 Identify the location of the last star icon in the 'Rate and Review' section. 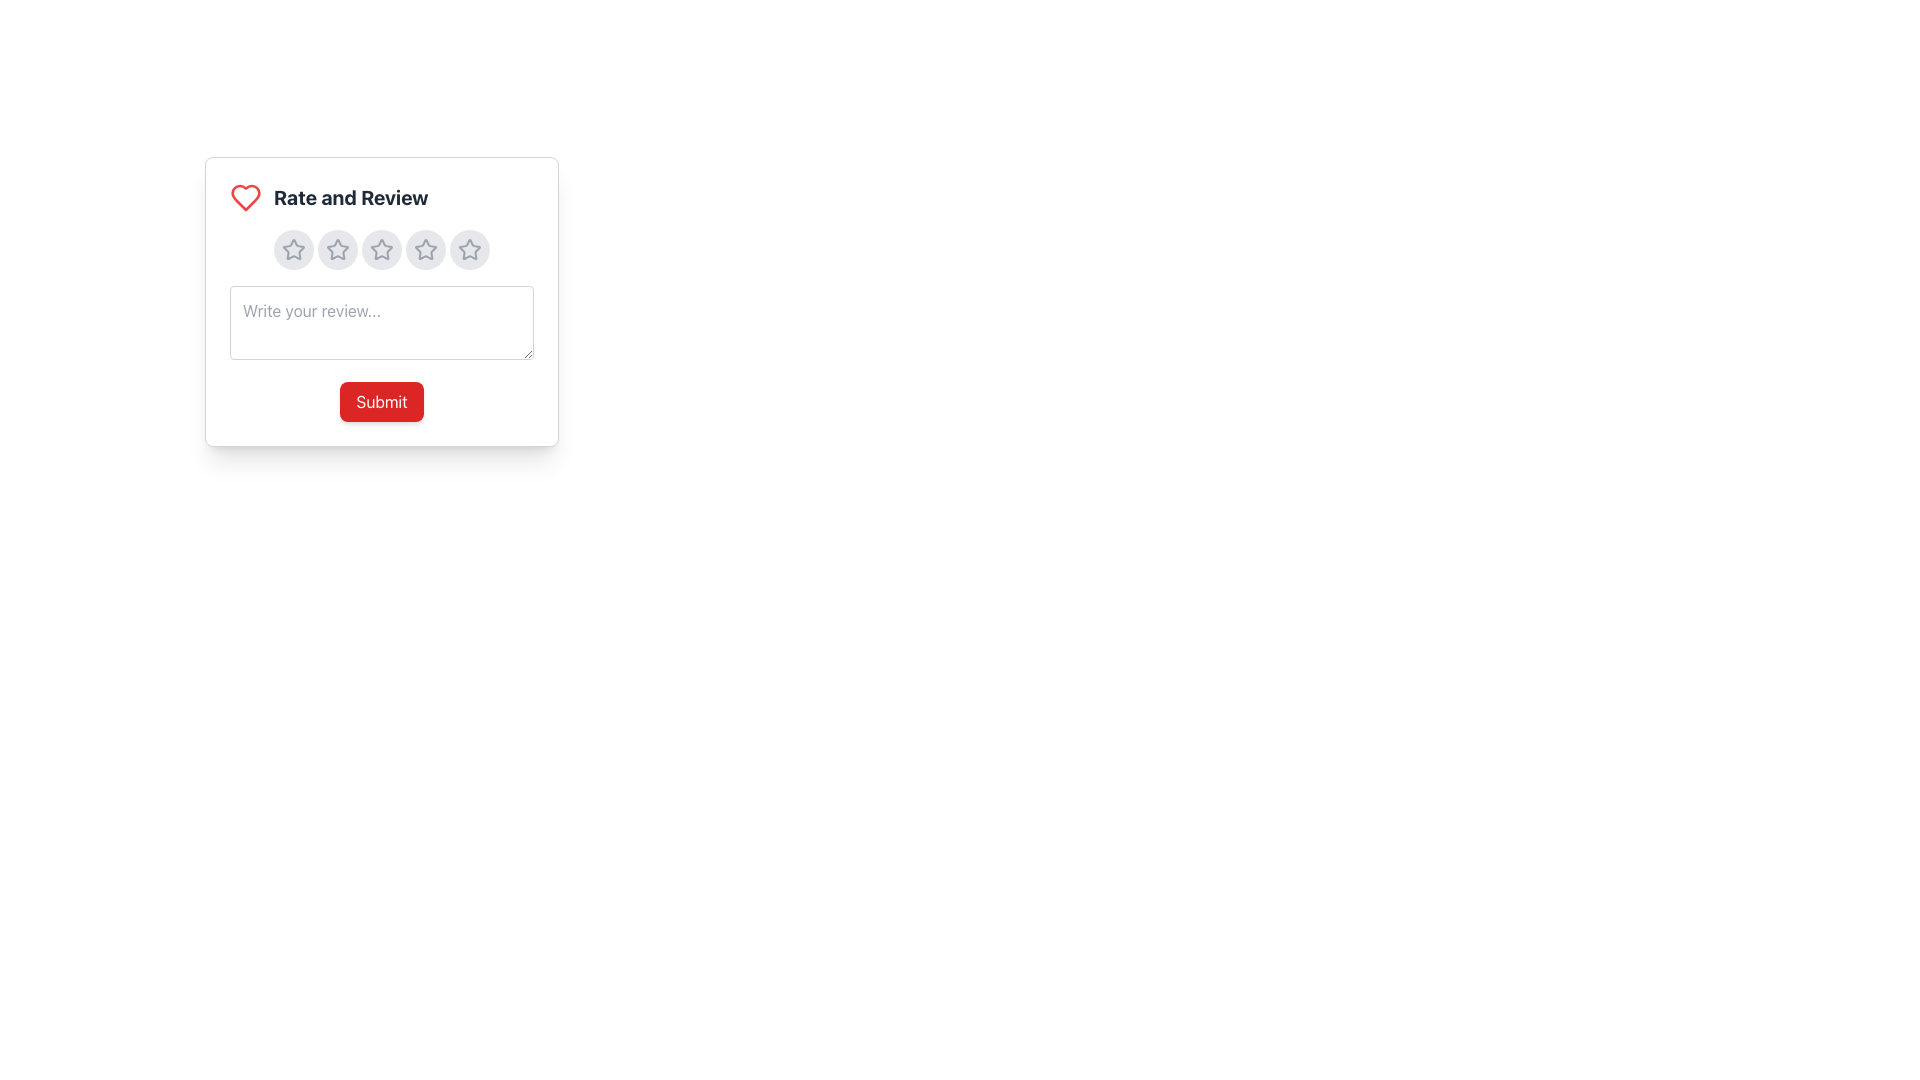
(469, 249).